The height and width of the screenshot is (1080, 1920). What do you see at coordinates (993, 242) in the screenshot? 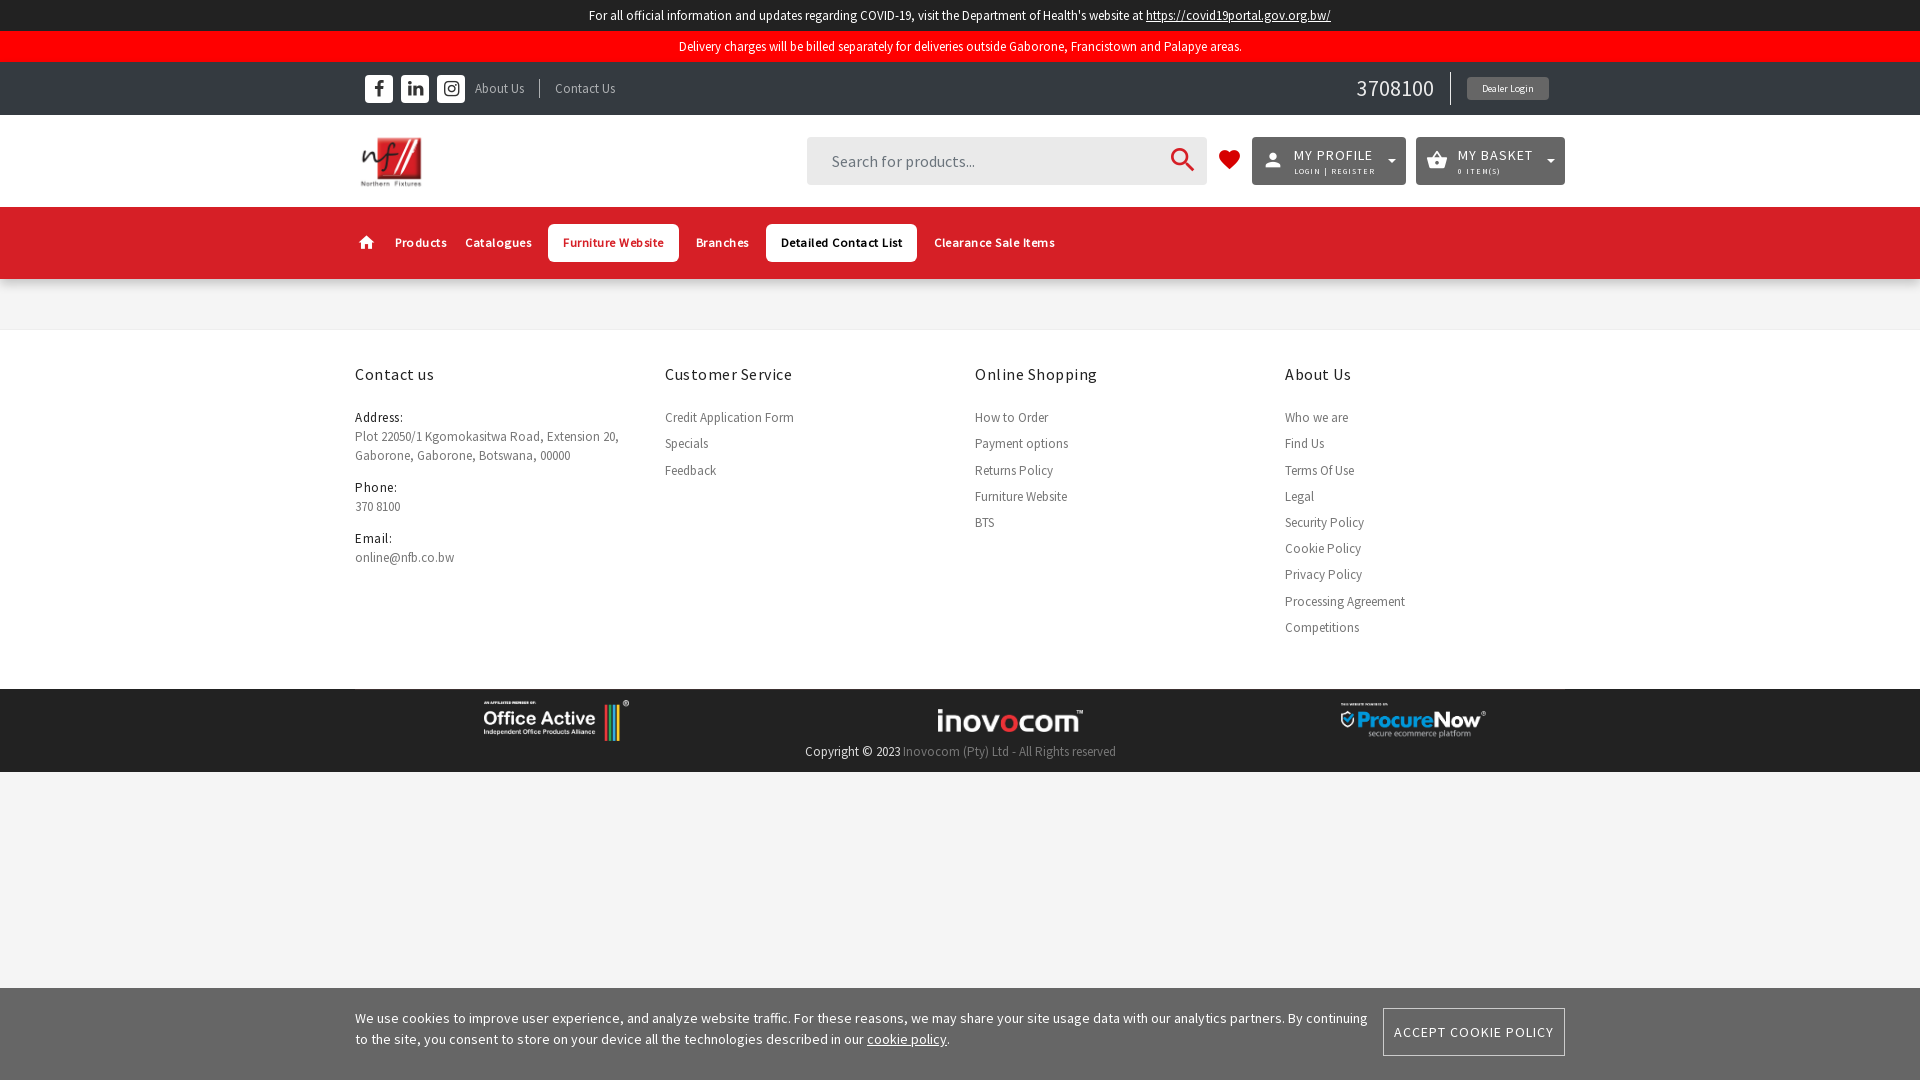
I see `'Clearance Sale Items'` at bounding box center [993, 242].